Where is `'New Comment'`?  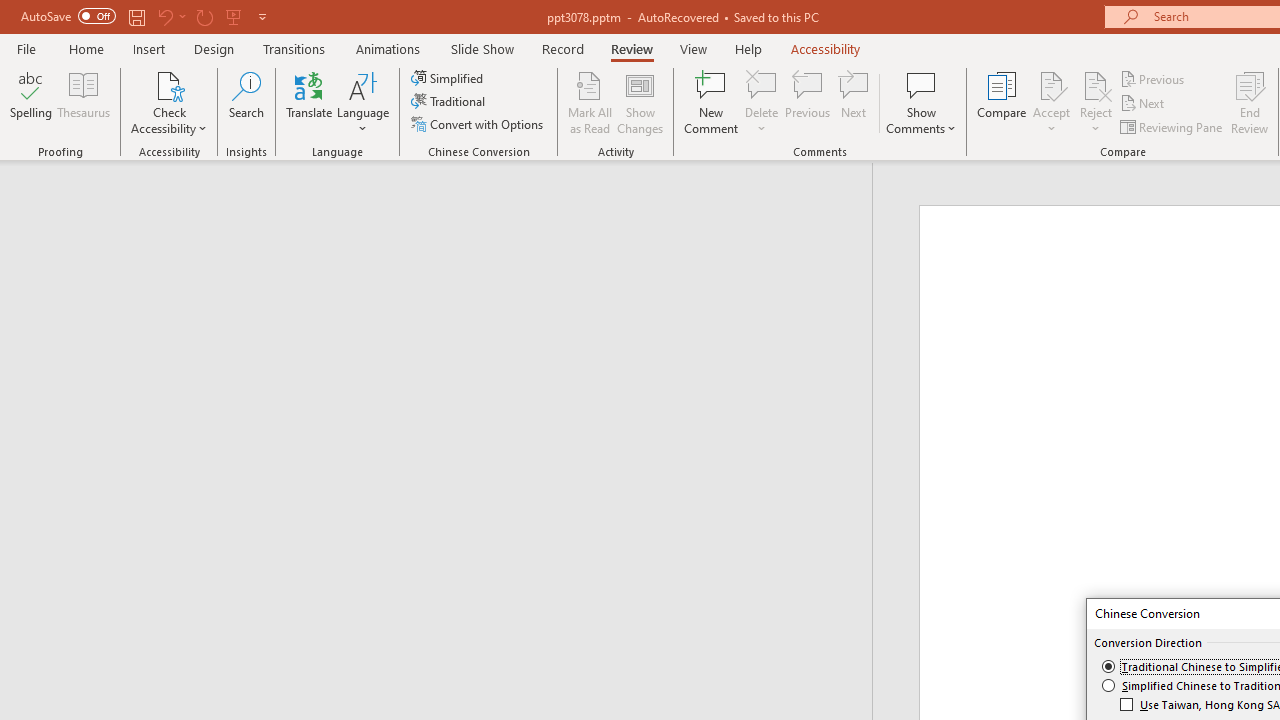 'New Comment' is located at coordinates (711, 103).